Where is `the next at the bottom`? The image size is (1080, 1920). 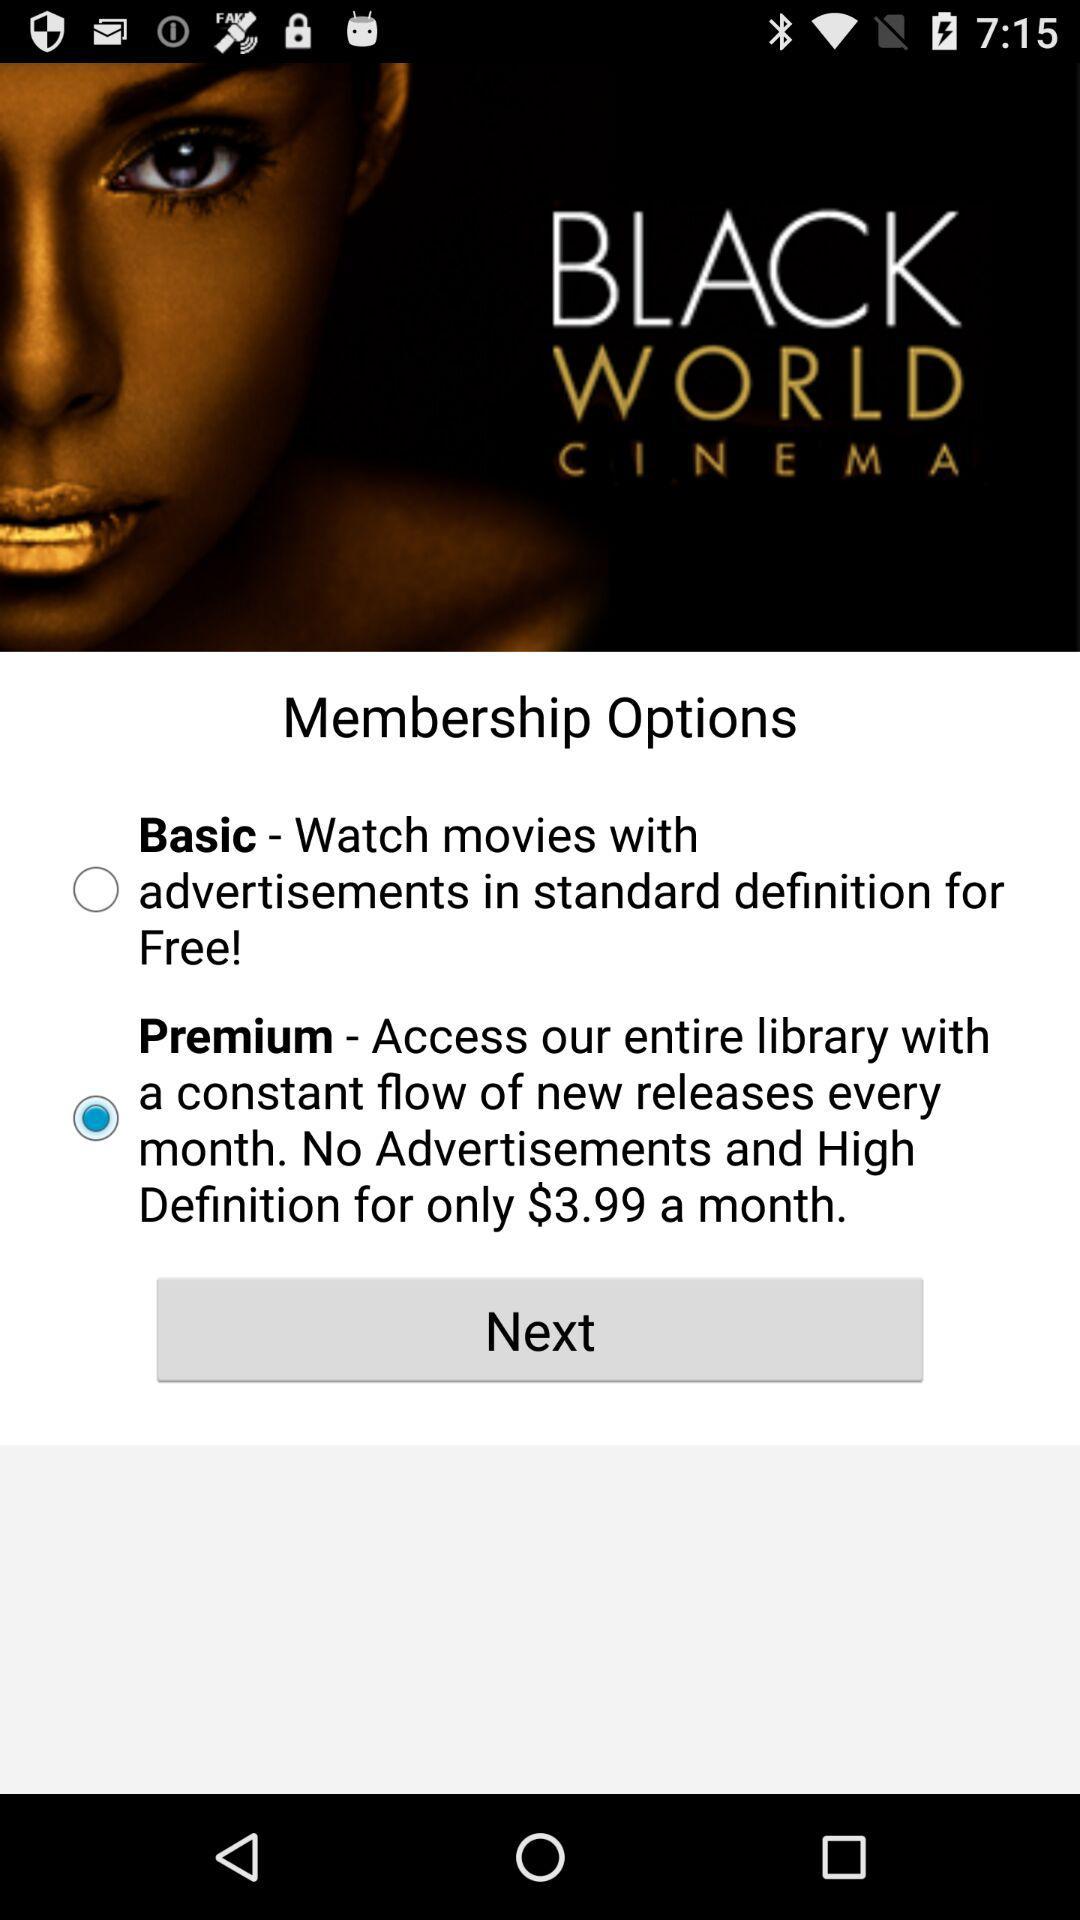
the next at the bottom is located at coordinates (540, 1329).